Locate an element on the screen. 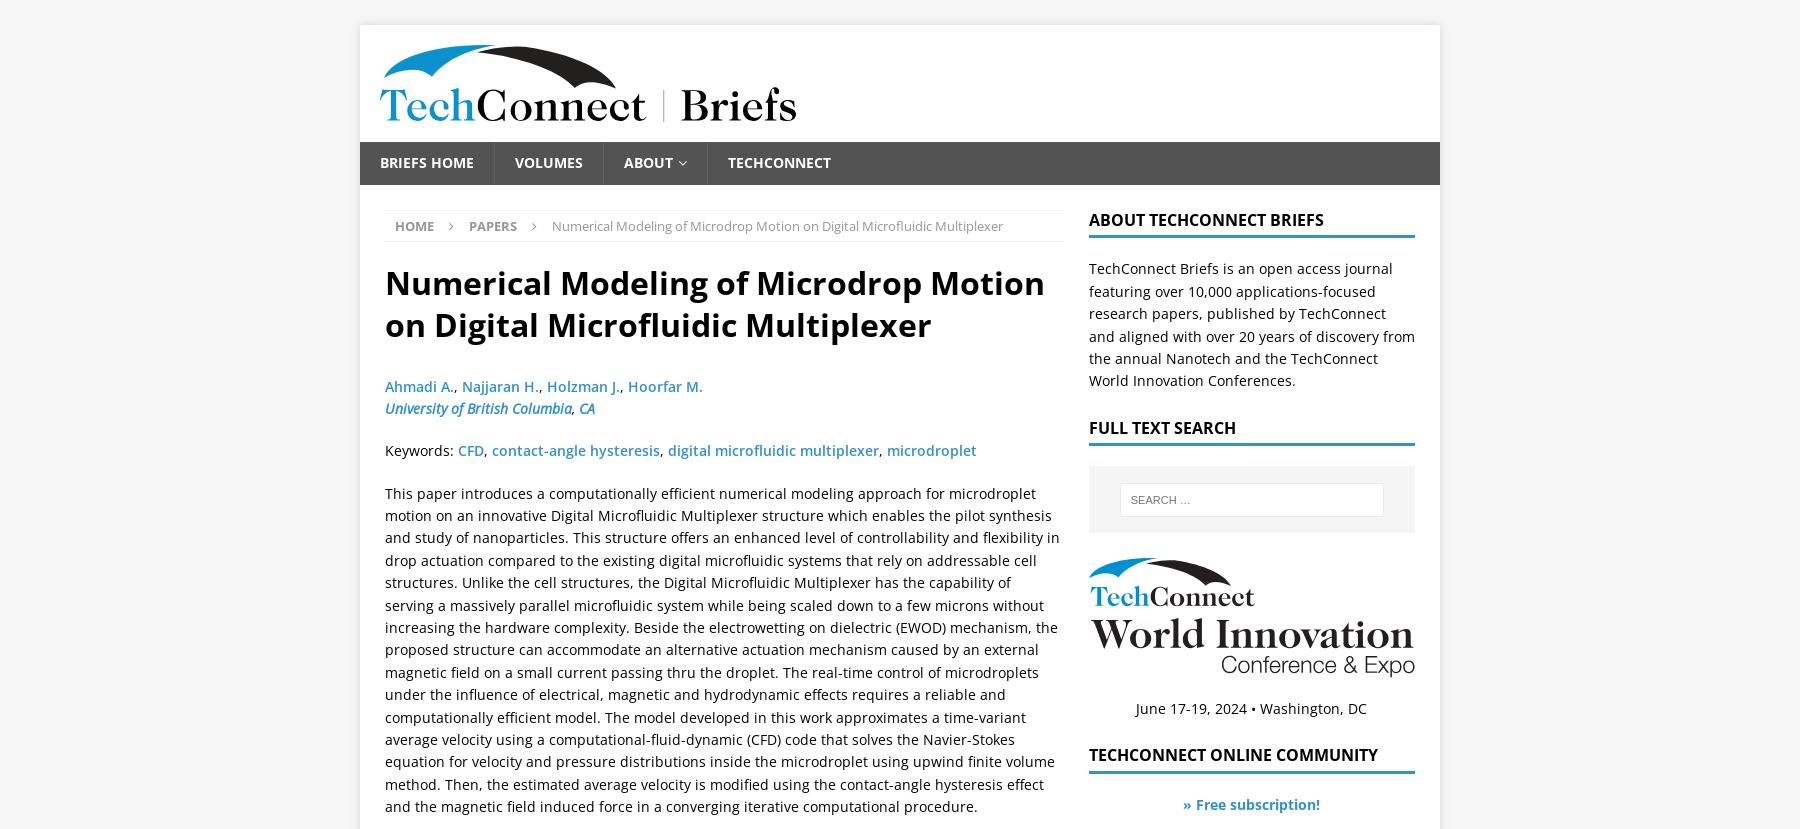 The width and height of the screenshot is (1800, 829). 'Keywords:' is located at coordinates (421, 449).